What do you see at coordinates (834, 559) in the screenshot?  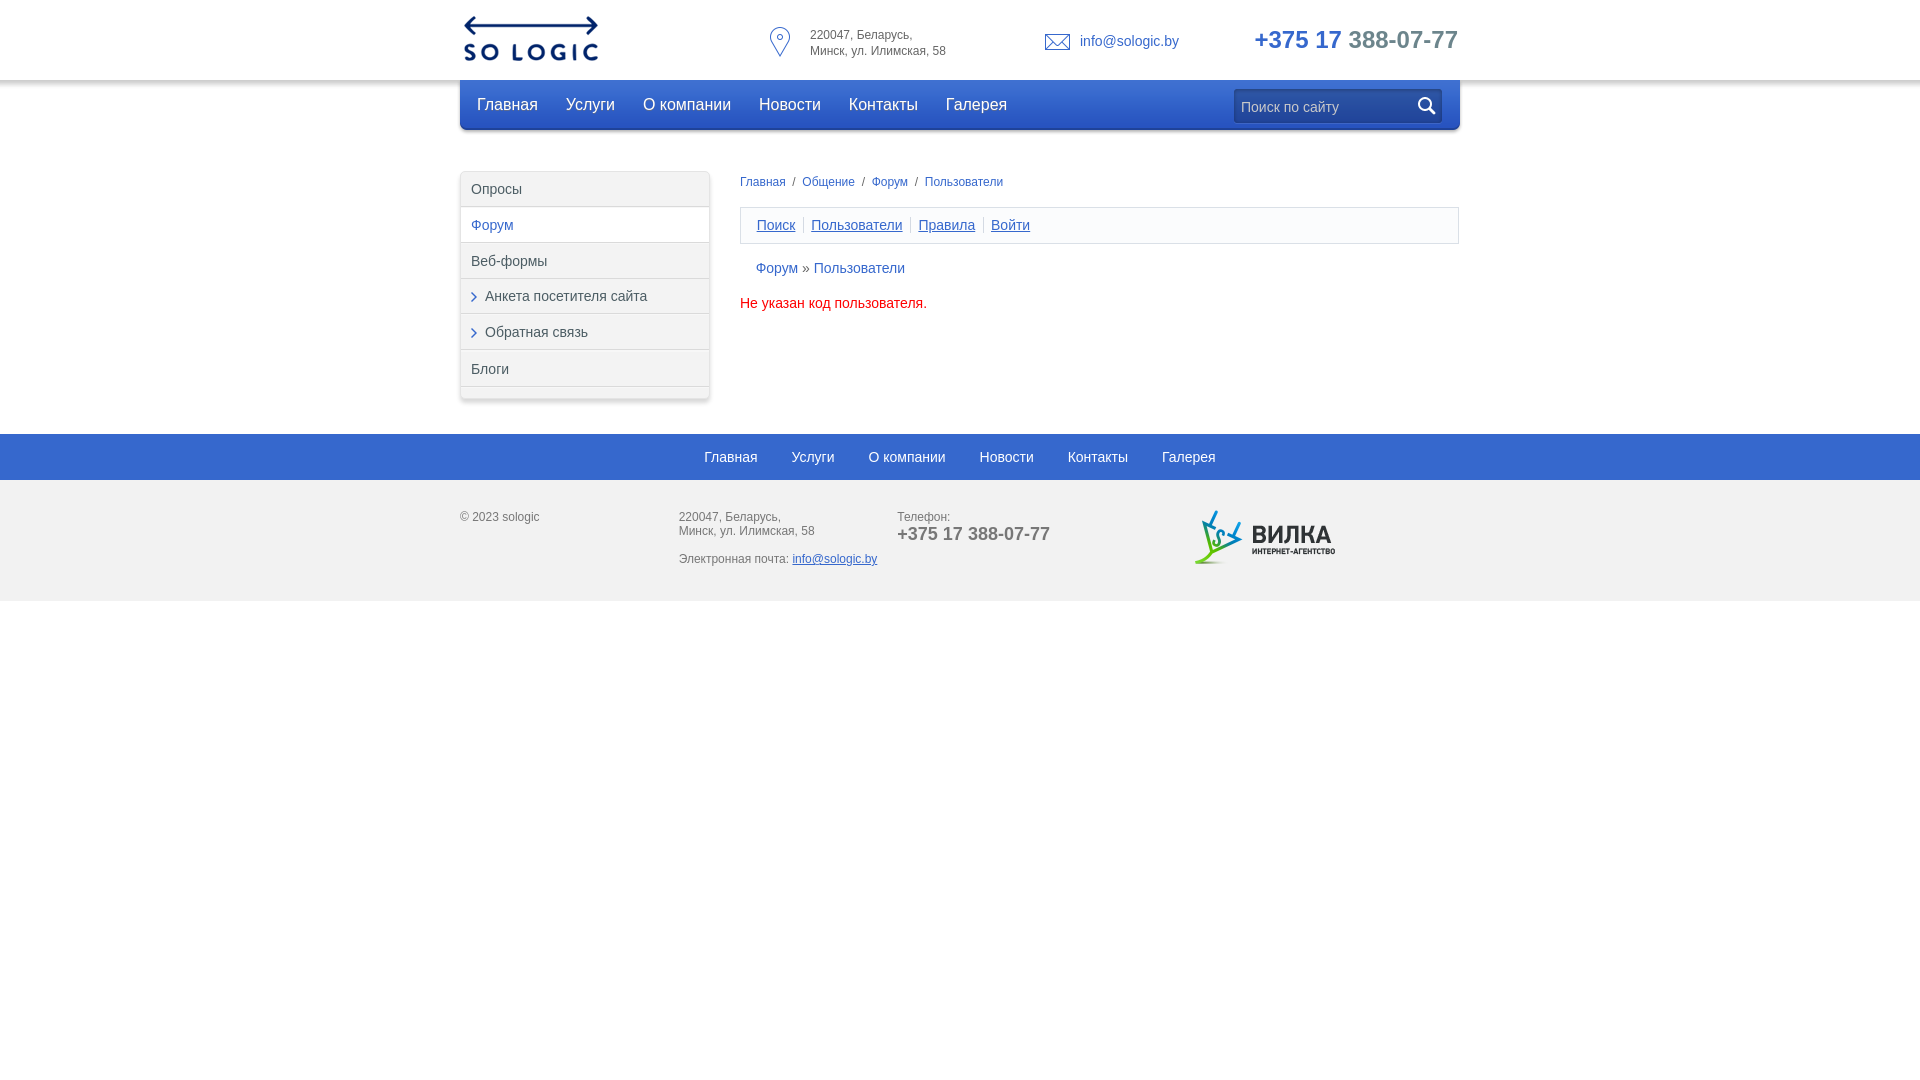 I see `'info@sologic.by'` at bounding box center [834, 559].